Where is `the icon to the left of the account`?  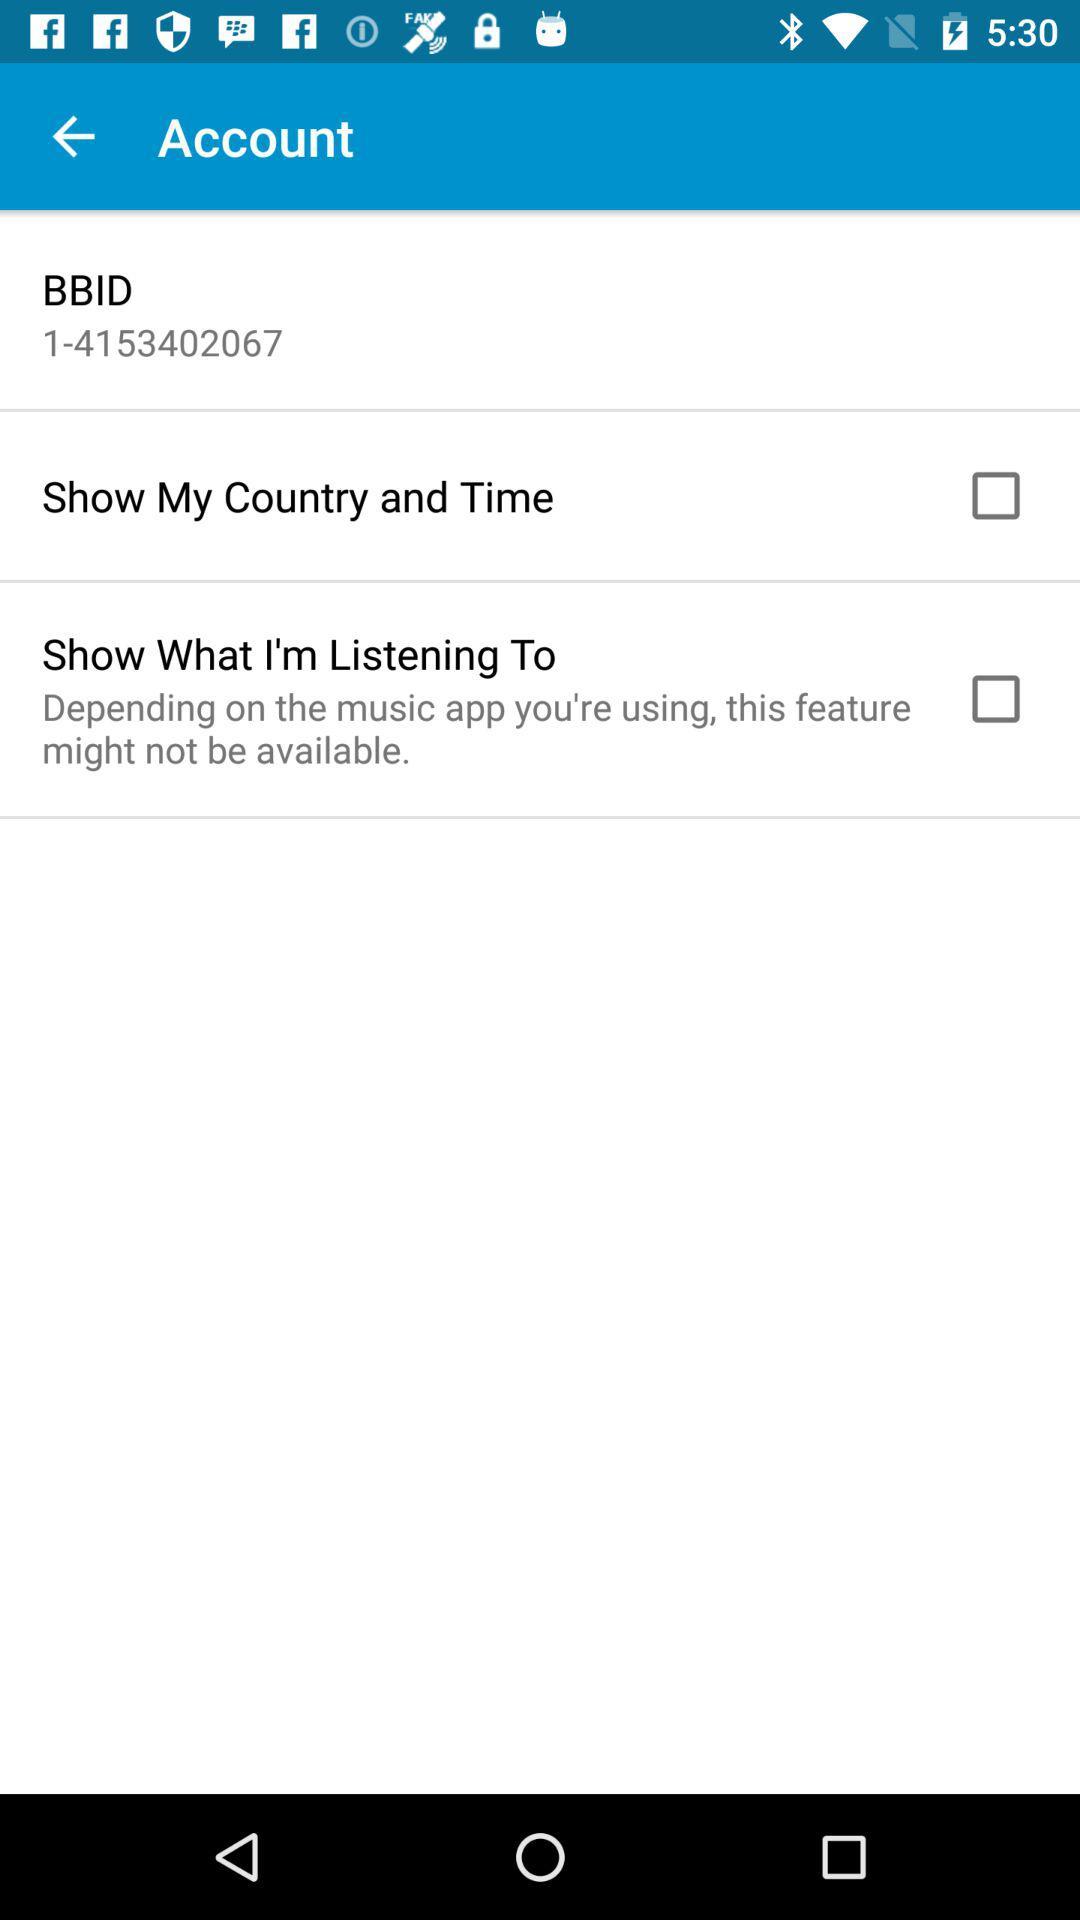 the icon to the left of the account is located at coordinates (72, 135).